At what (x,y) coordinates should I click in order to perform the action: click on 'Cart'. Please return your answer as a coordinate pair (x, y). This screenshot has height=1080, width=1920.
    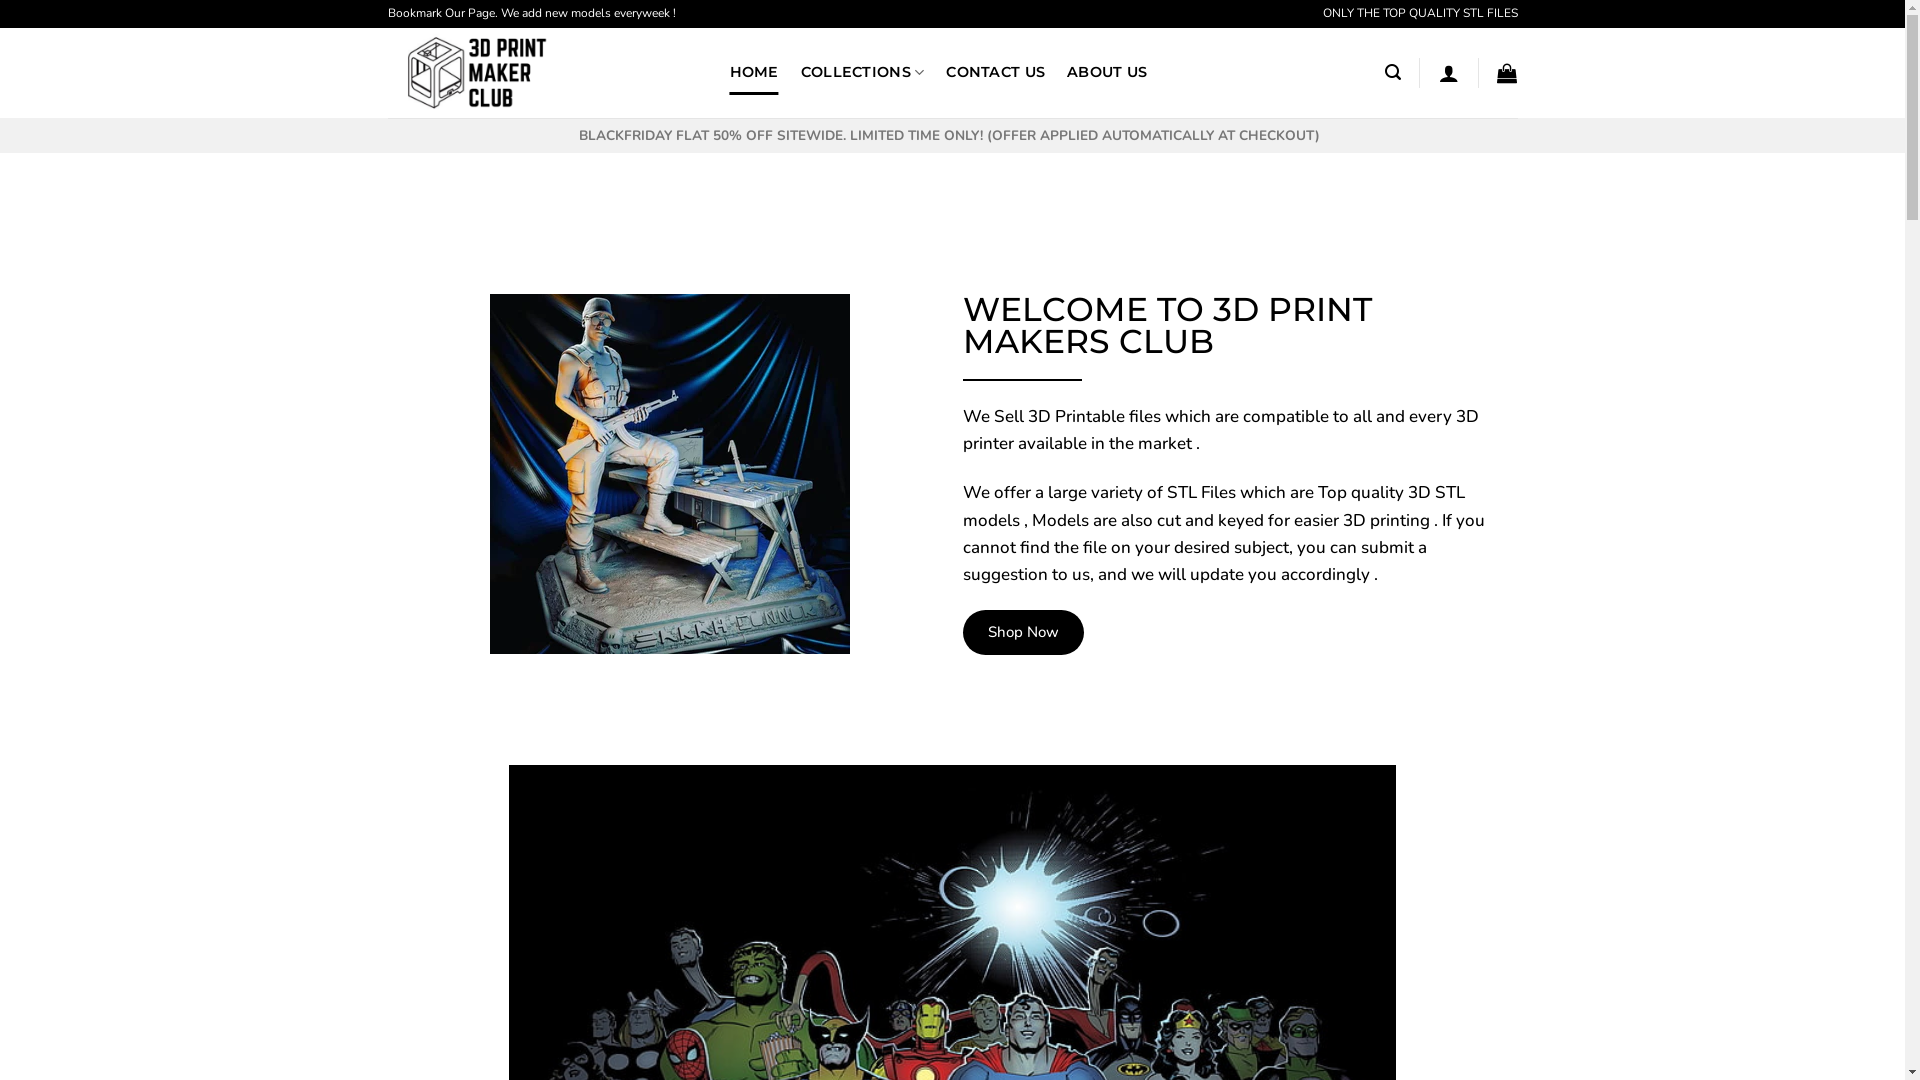
    Looking at the image, I should click on (1507, 72).